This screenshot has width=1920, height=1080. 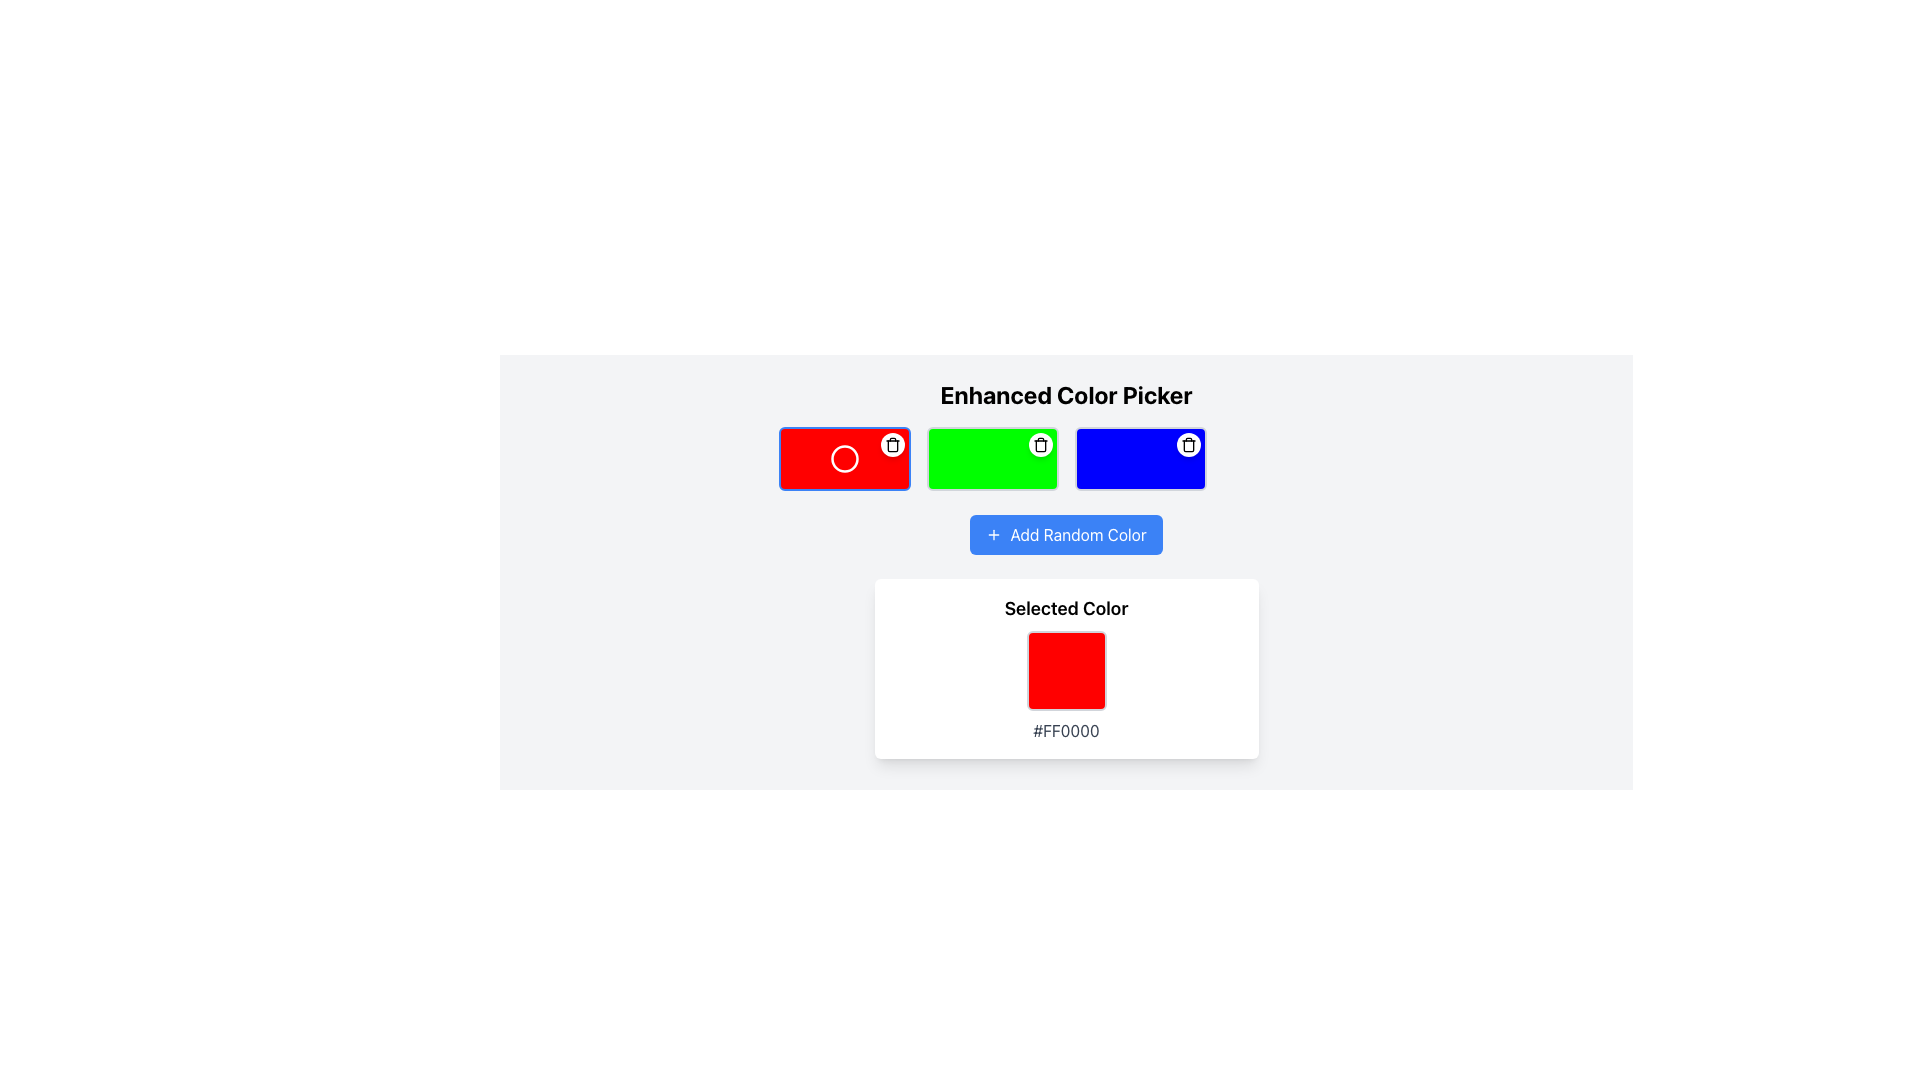 I want to click on the trash can icon located at the top-right corner of the color swatch, so click(x=891, y=443).